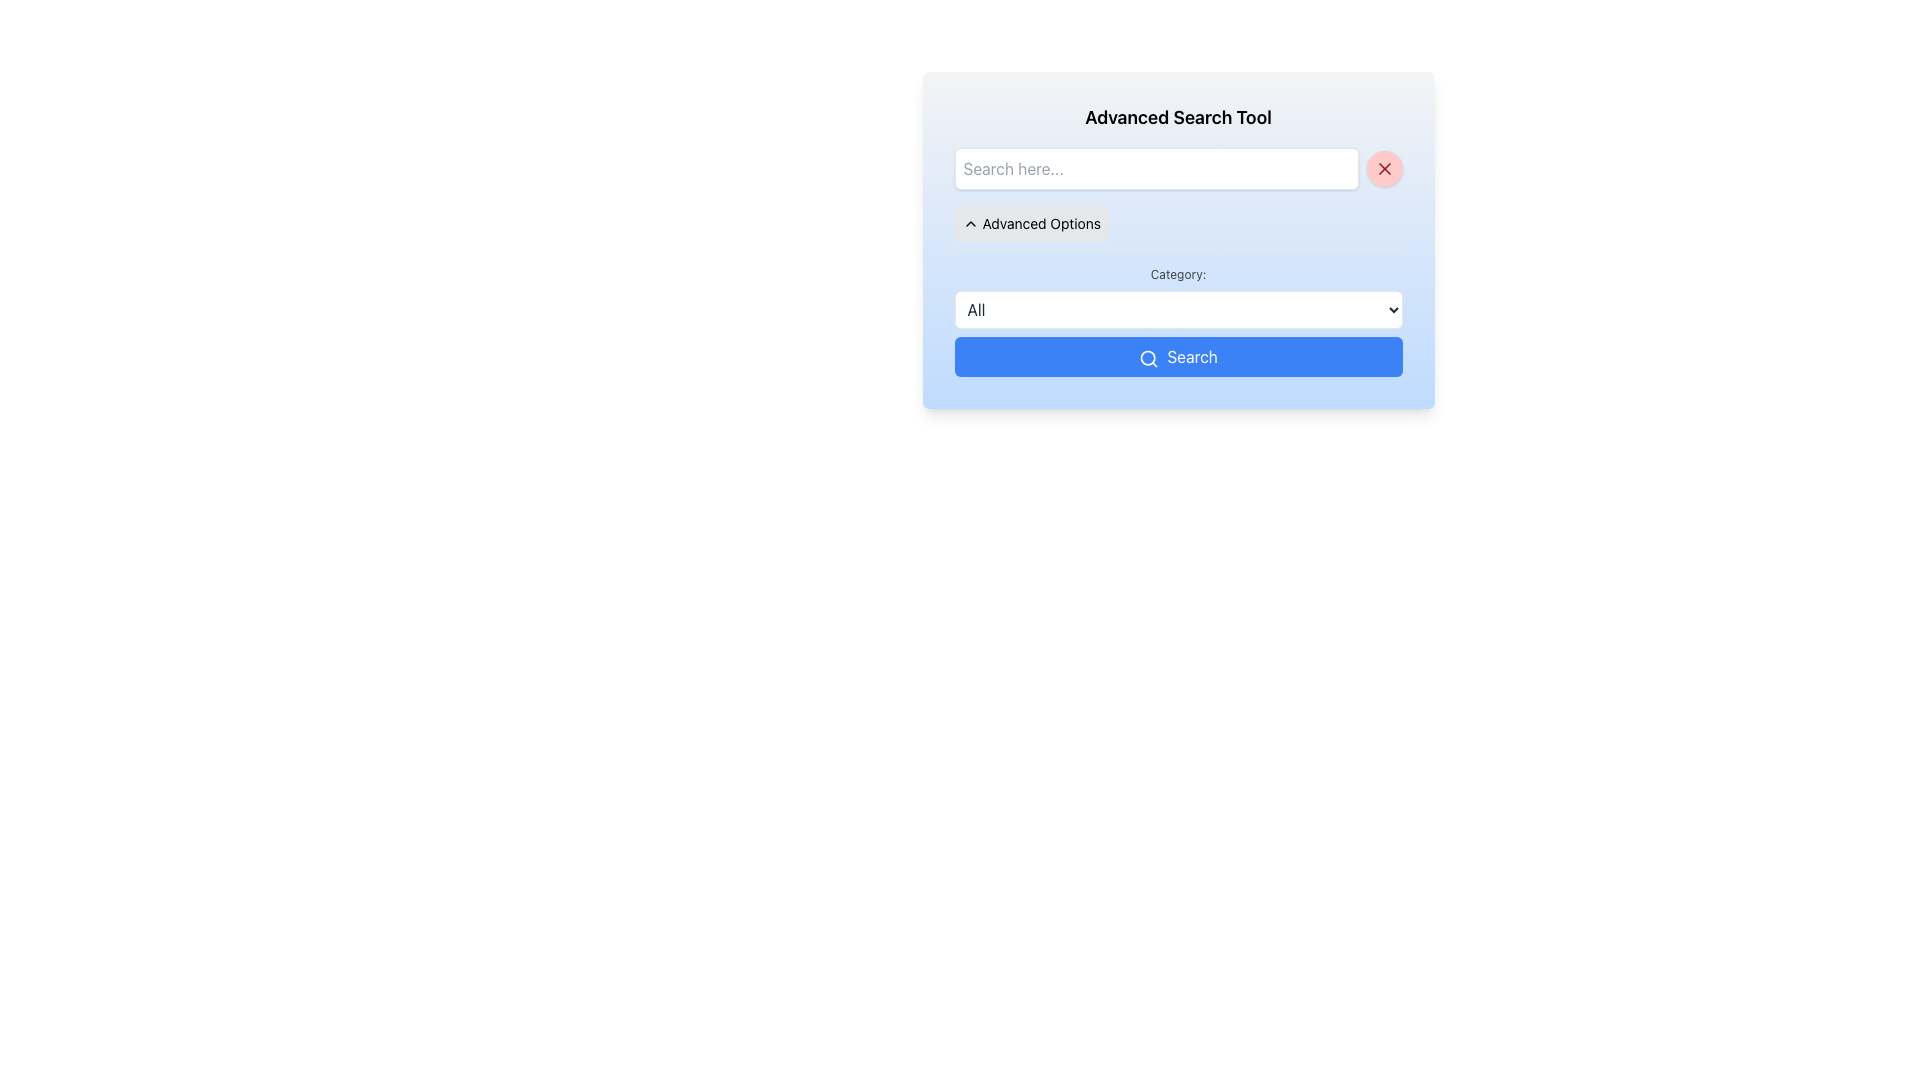 The height and width of the screenshot is (1080, 1920). I want to click on the SVG graphical element representing the 'Search' icon, which is part of the 'Search' button at the bottom of the interface, so click(1148, 356).